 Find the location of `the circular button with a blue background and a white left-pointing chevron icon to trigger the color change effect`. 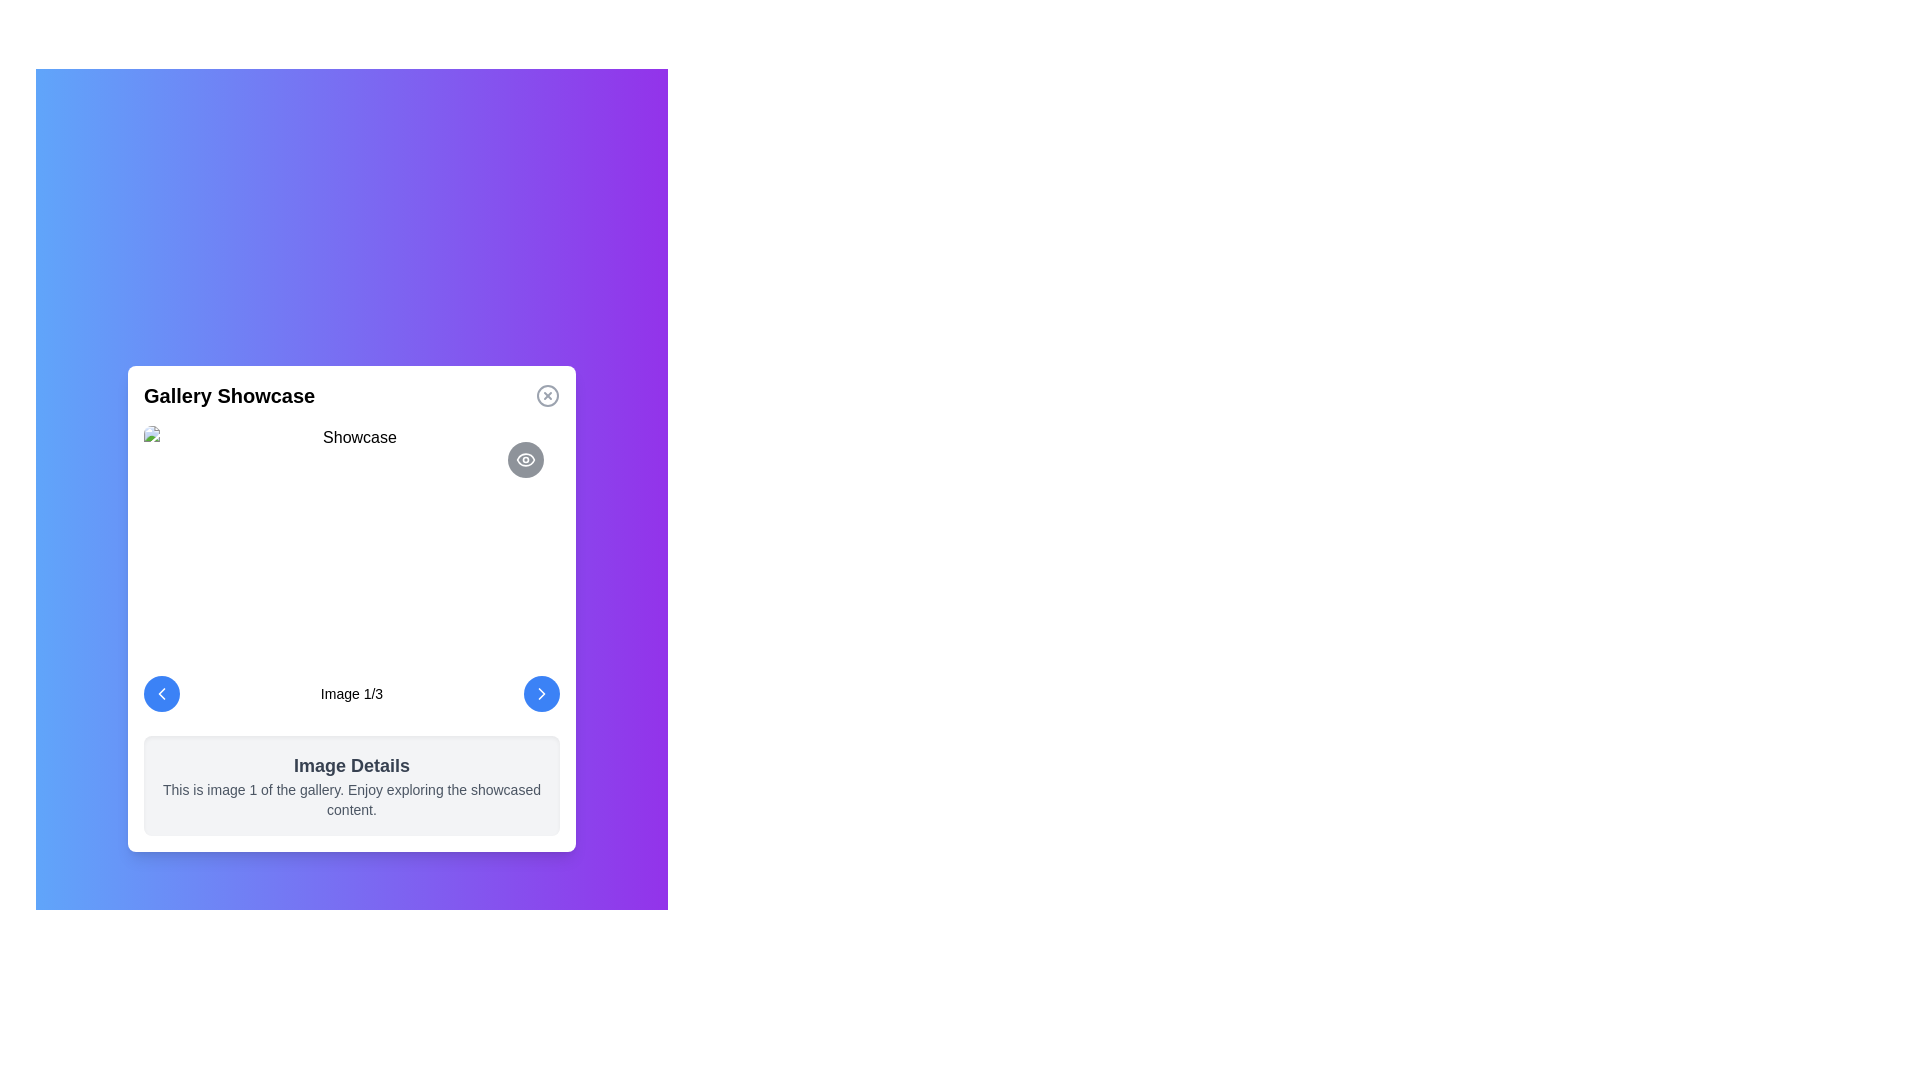

the circular button with a blue background and a white left-pointing chevron icon to trigger the color change effect is located at coordinates (162, 693).